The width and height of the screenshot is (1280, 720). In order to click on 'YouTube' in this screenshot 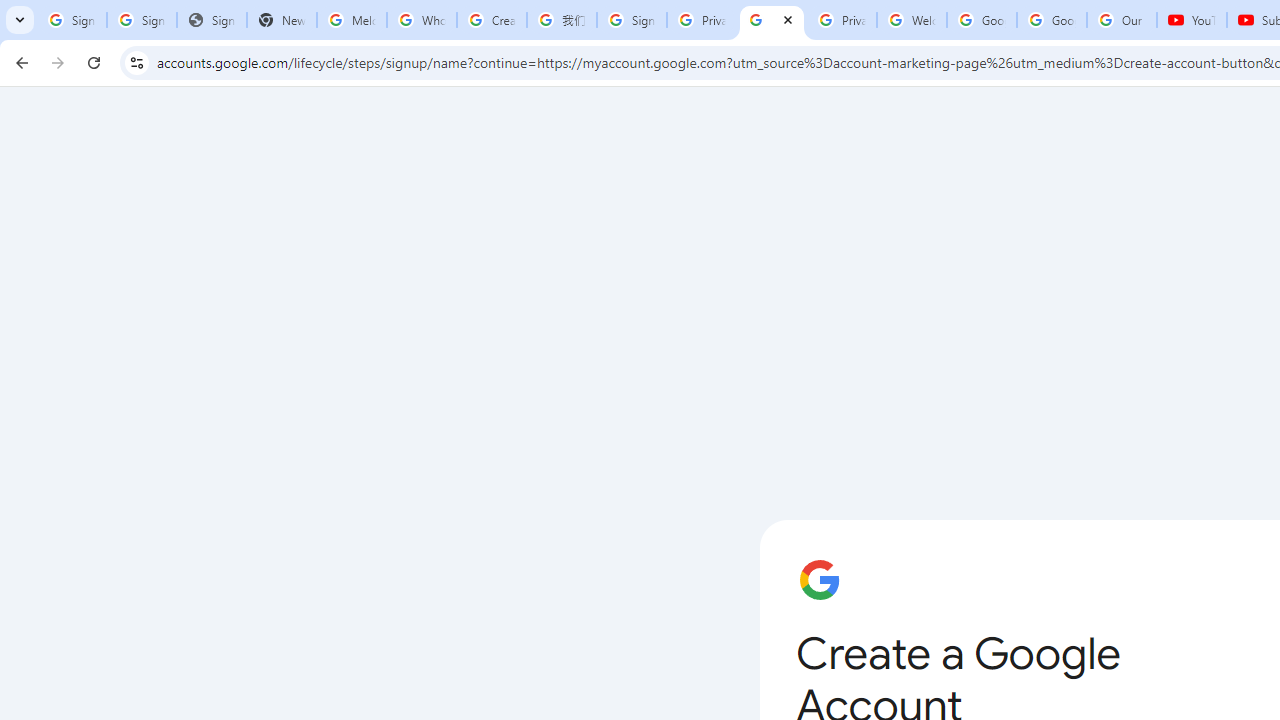, I will do `click(1192, 20)`.